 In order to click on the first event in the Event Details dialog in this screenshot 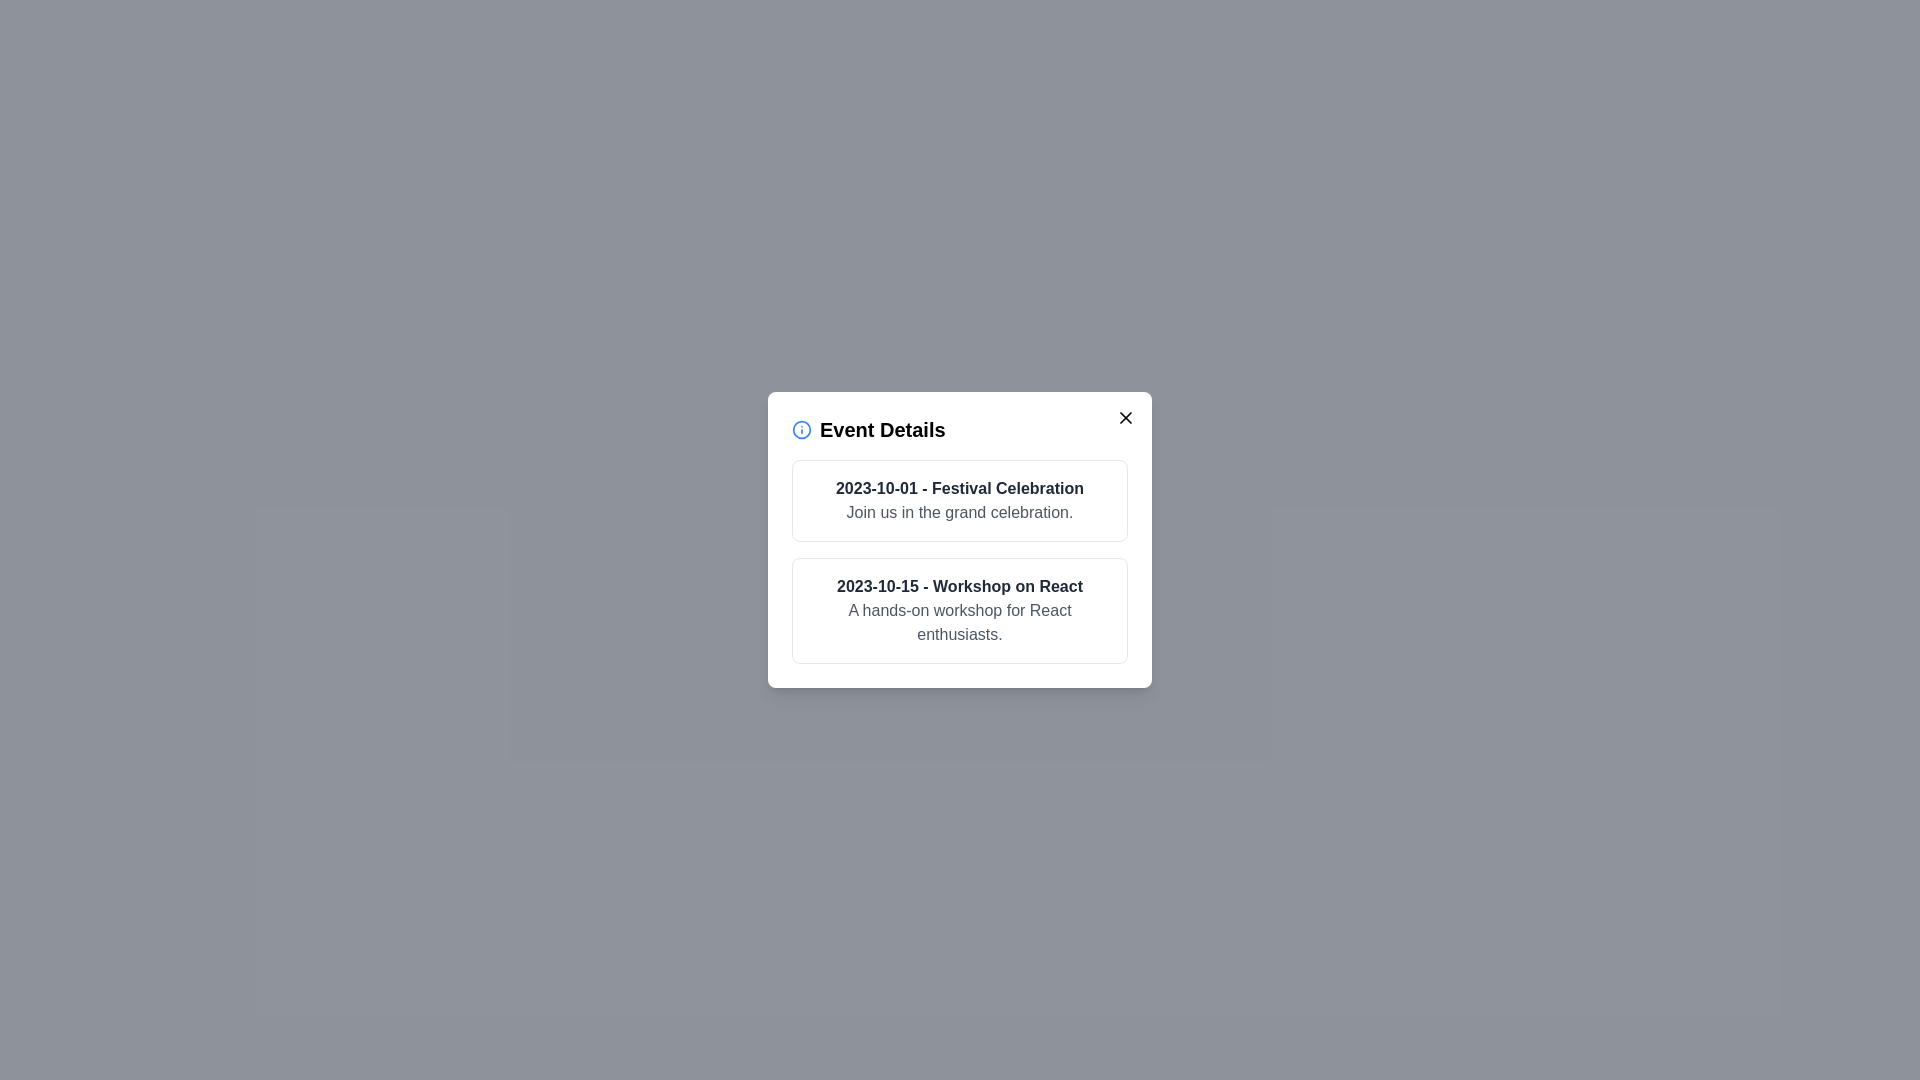, I will do `click(960, 500)`.